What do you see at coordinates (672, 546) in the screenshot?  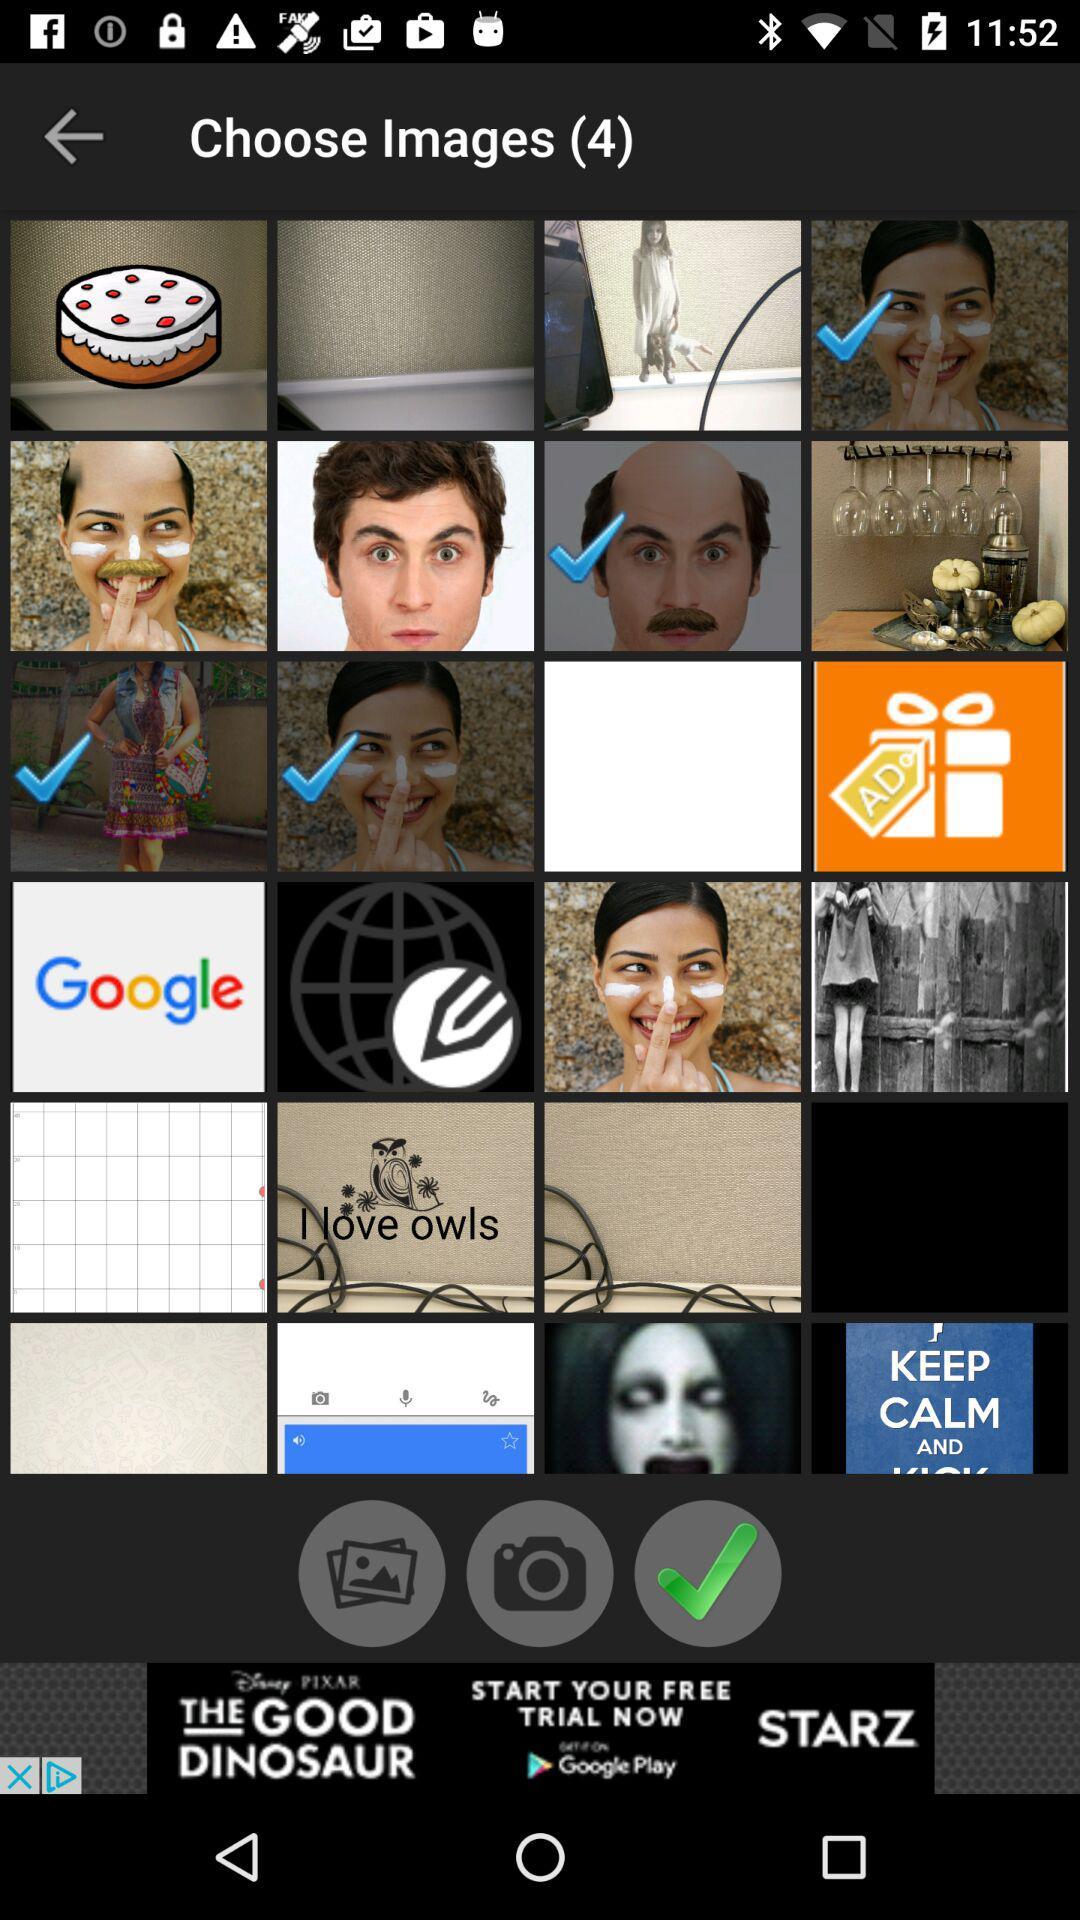 I see `selected image` at bounding box center [672, 546].